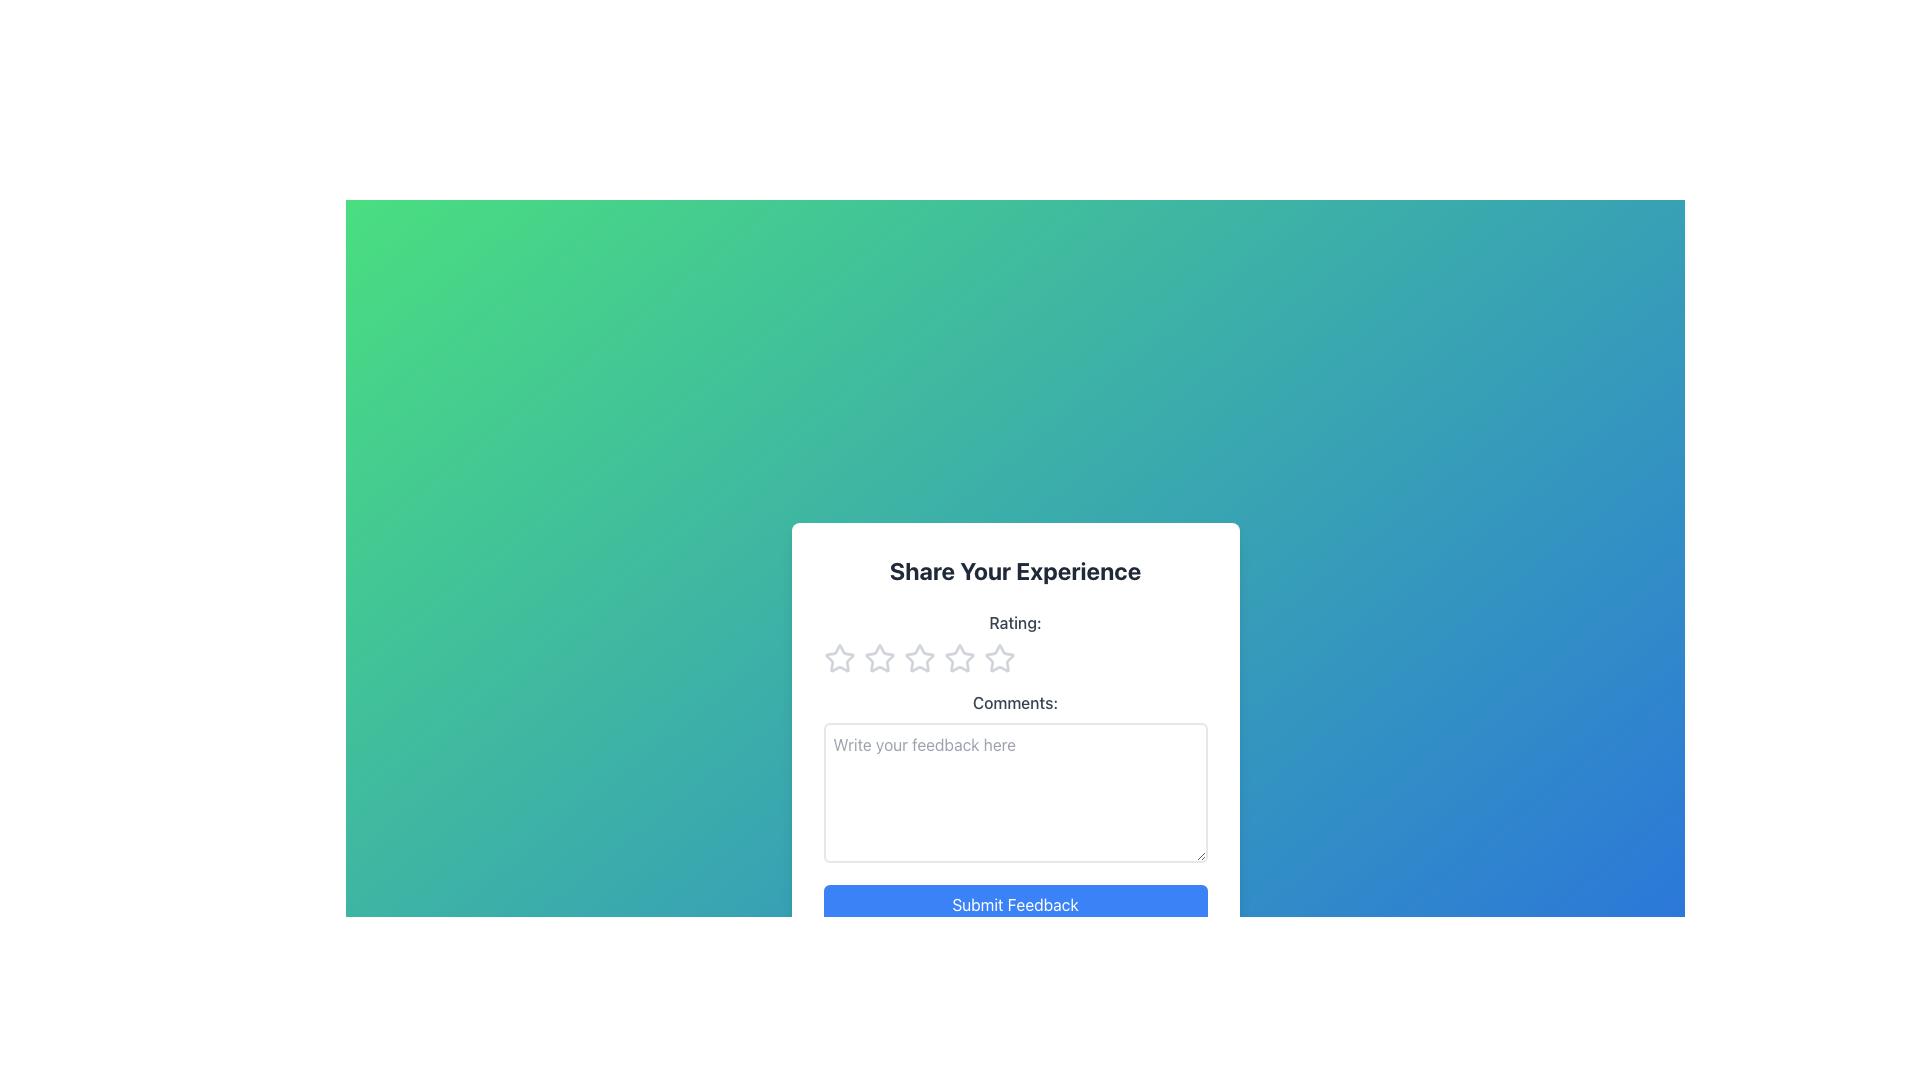  I want to click on text from the 'Rating:' text label, which is styled in medium font weight and gray color, located in the user feedback form section, so click(1015, 622).